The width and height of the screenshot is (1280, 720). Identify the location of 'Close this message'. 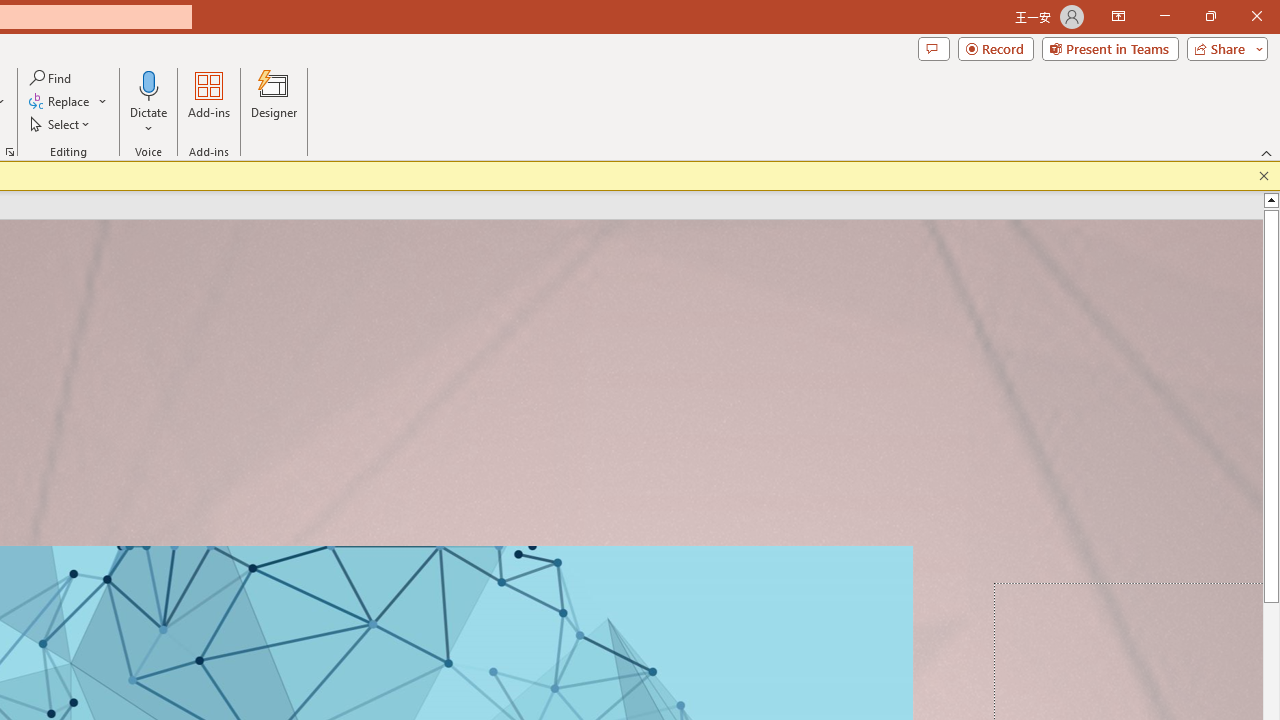
(1263, 175).